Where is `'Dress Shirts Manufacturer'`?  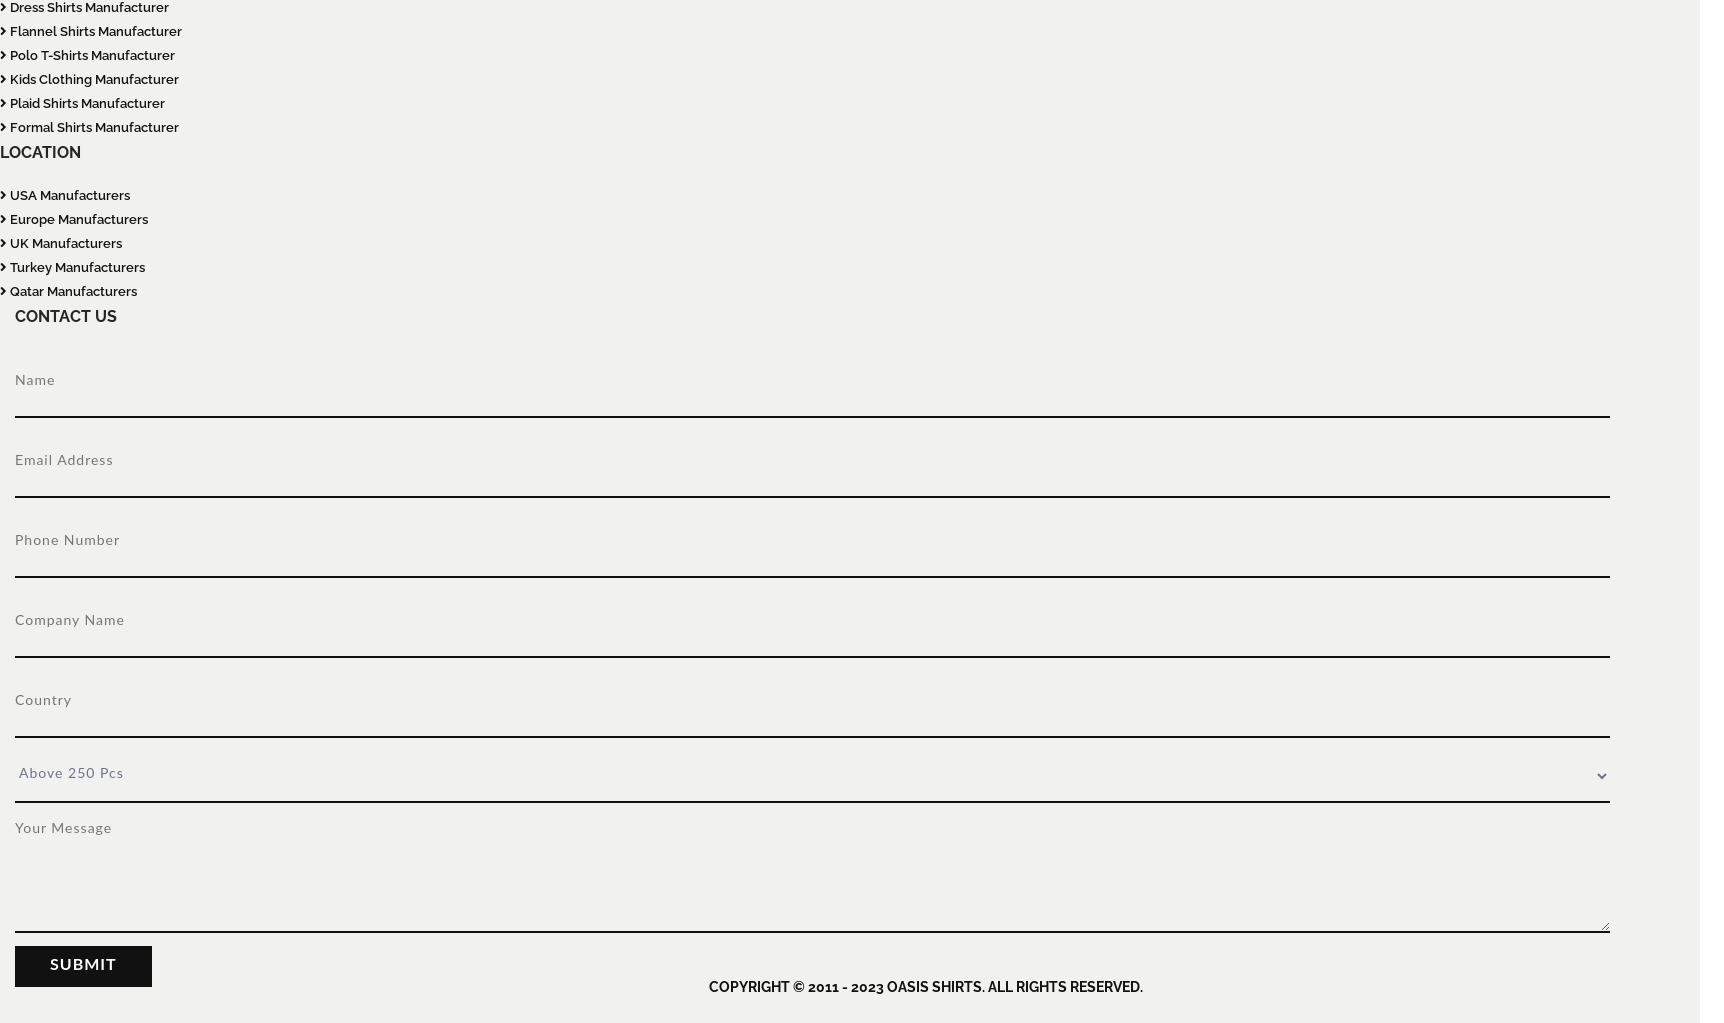
'Dress Shirts Manufacturer' is located at coordinates (7, 7).